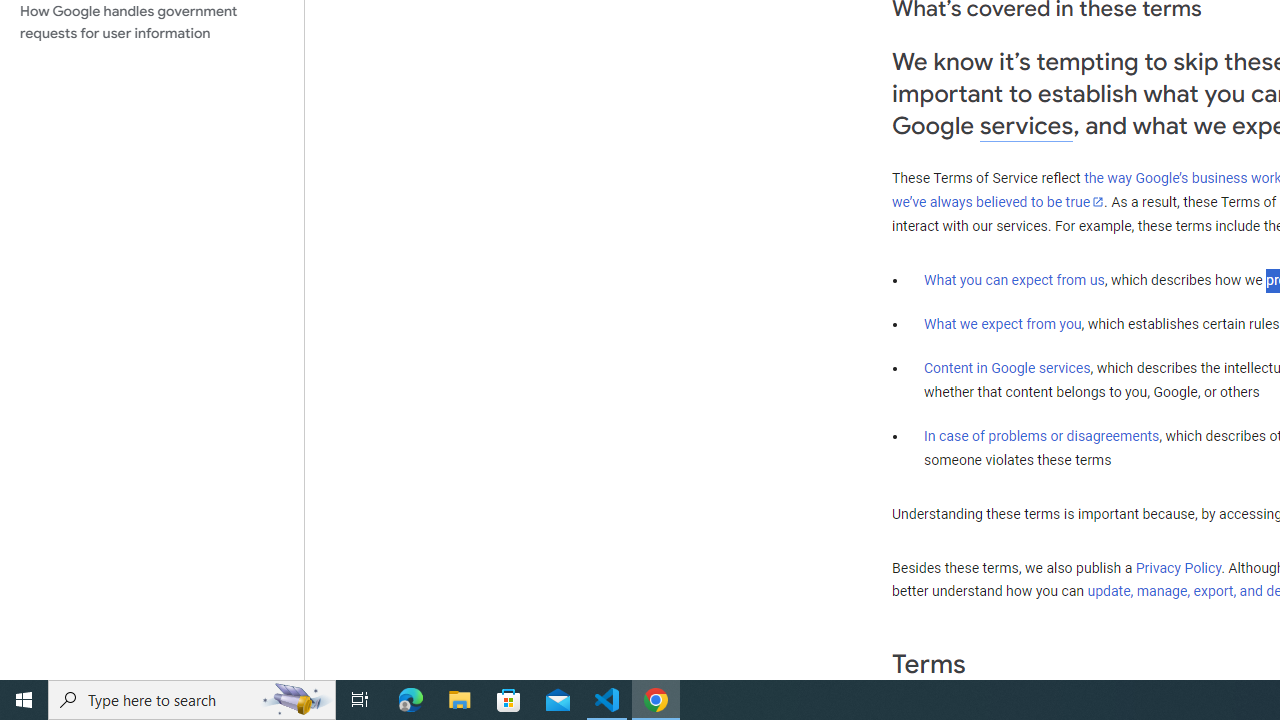 The image size is (1280, 720). I want to click on 'Content in Google services', so click(1007, 368).